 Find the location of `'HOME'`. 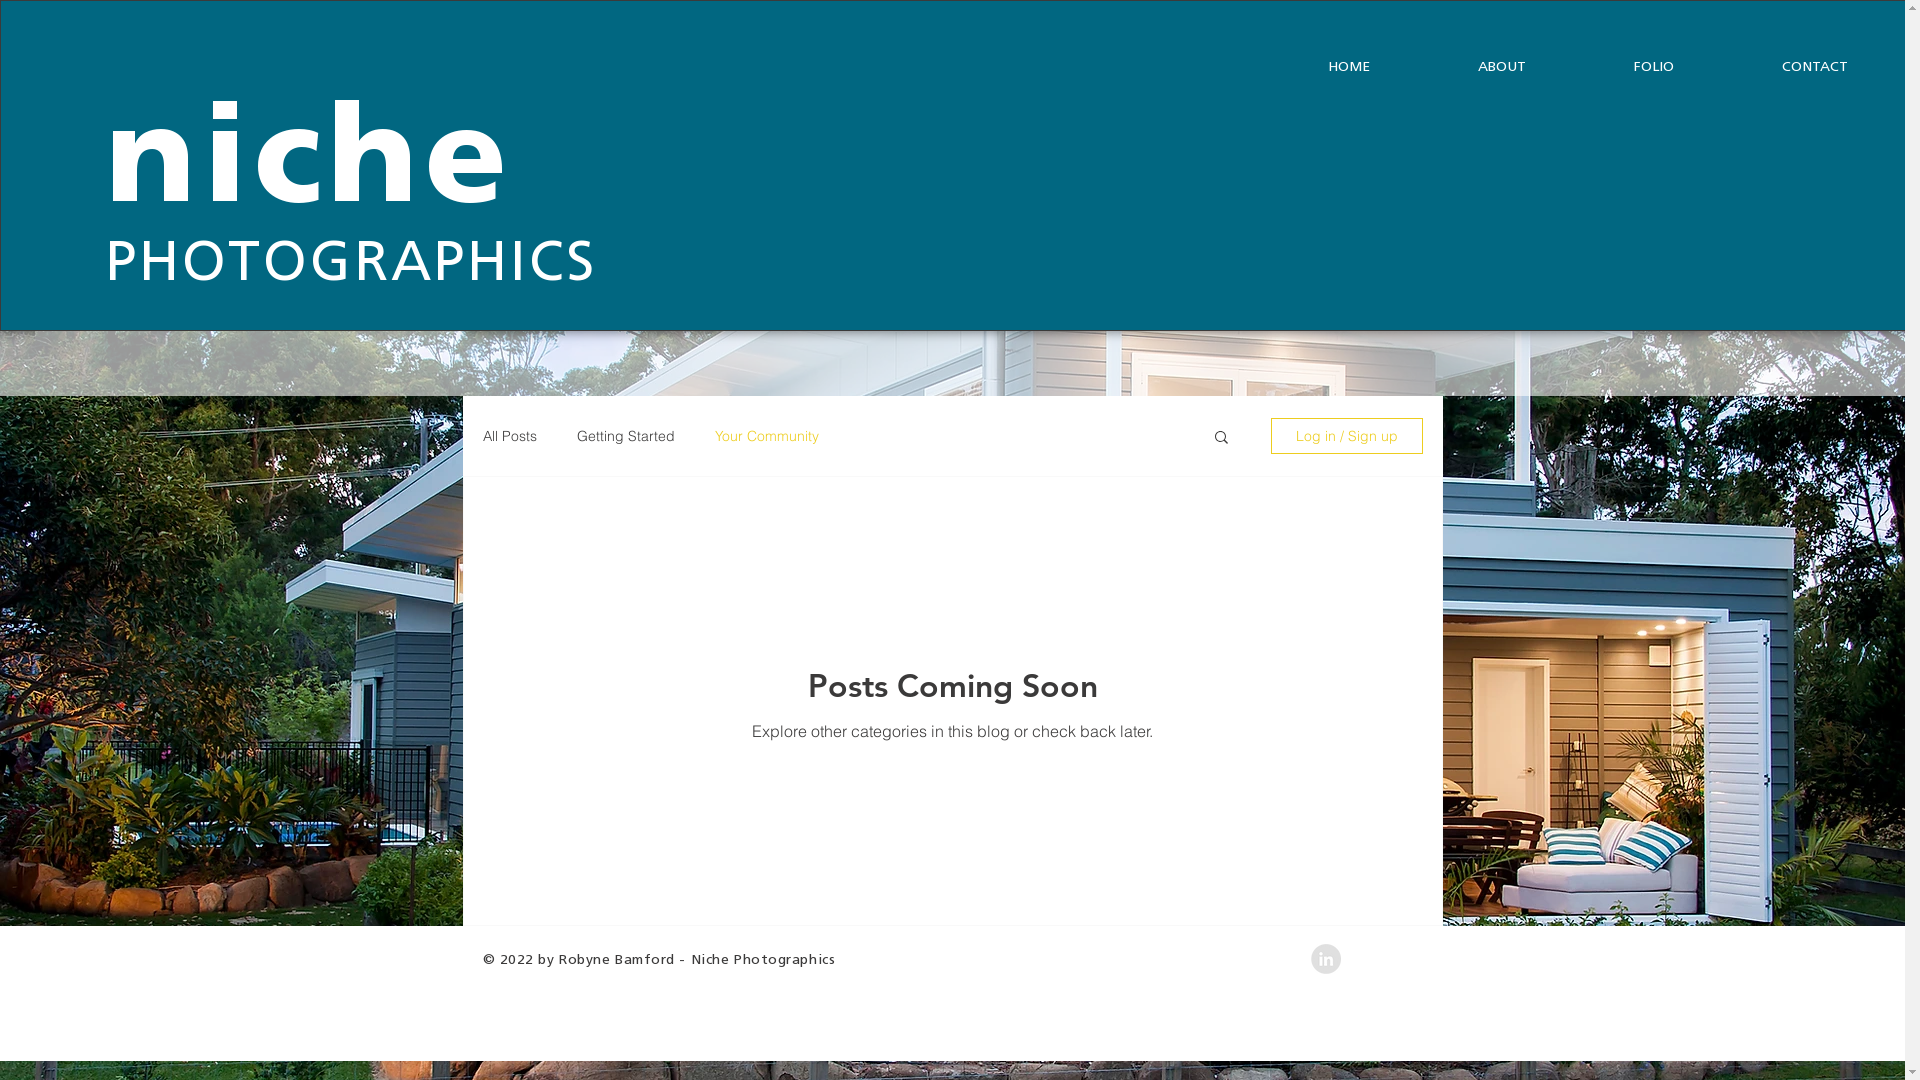

'HOME' is located at coordinates (1348, 65).